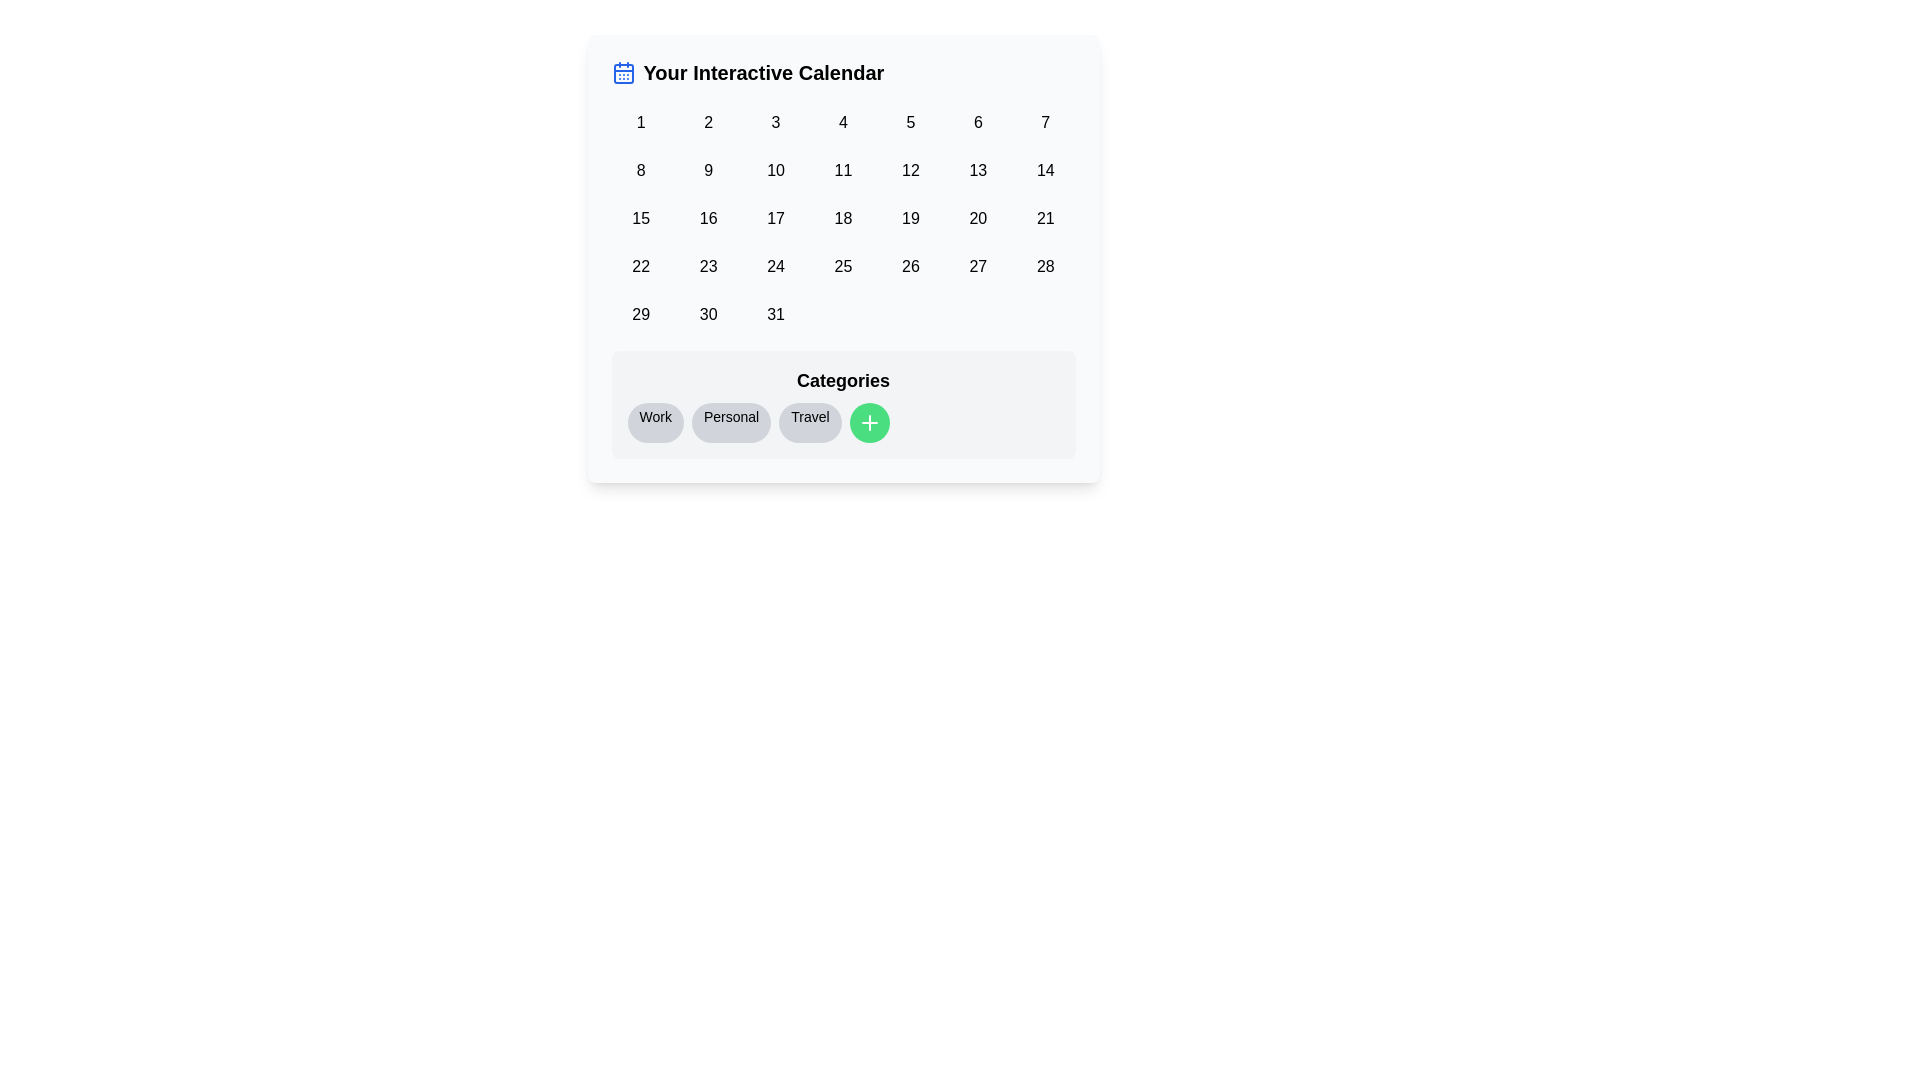 The image size is (1920, 1080). What do you see at coordinates (762, 72) in the screenshot?
I see `the text label displaying 'Your Interactive Calendar' which is prominently styled in bold, large font color black, located at the top left of the calendar interface` at bounding box center [762, 72].